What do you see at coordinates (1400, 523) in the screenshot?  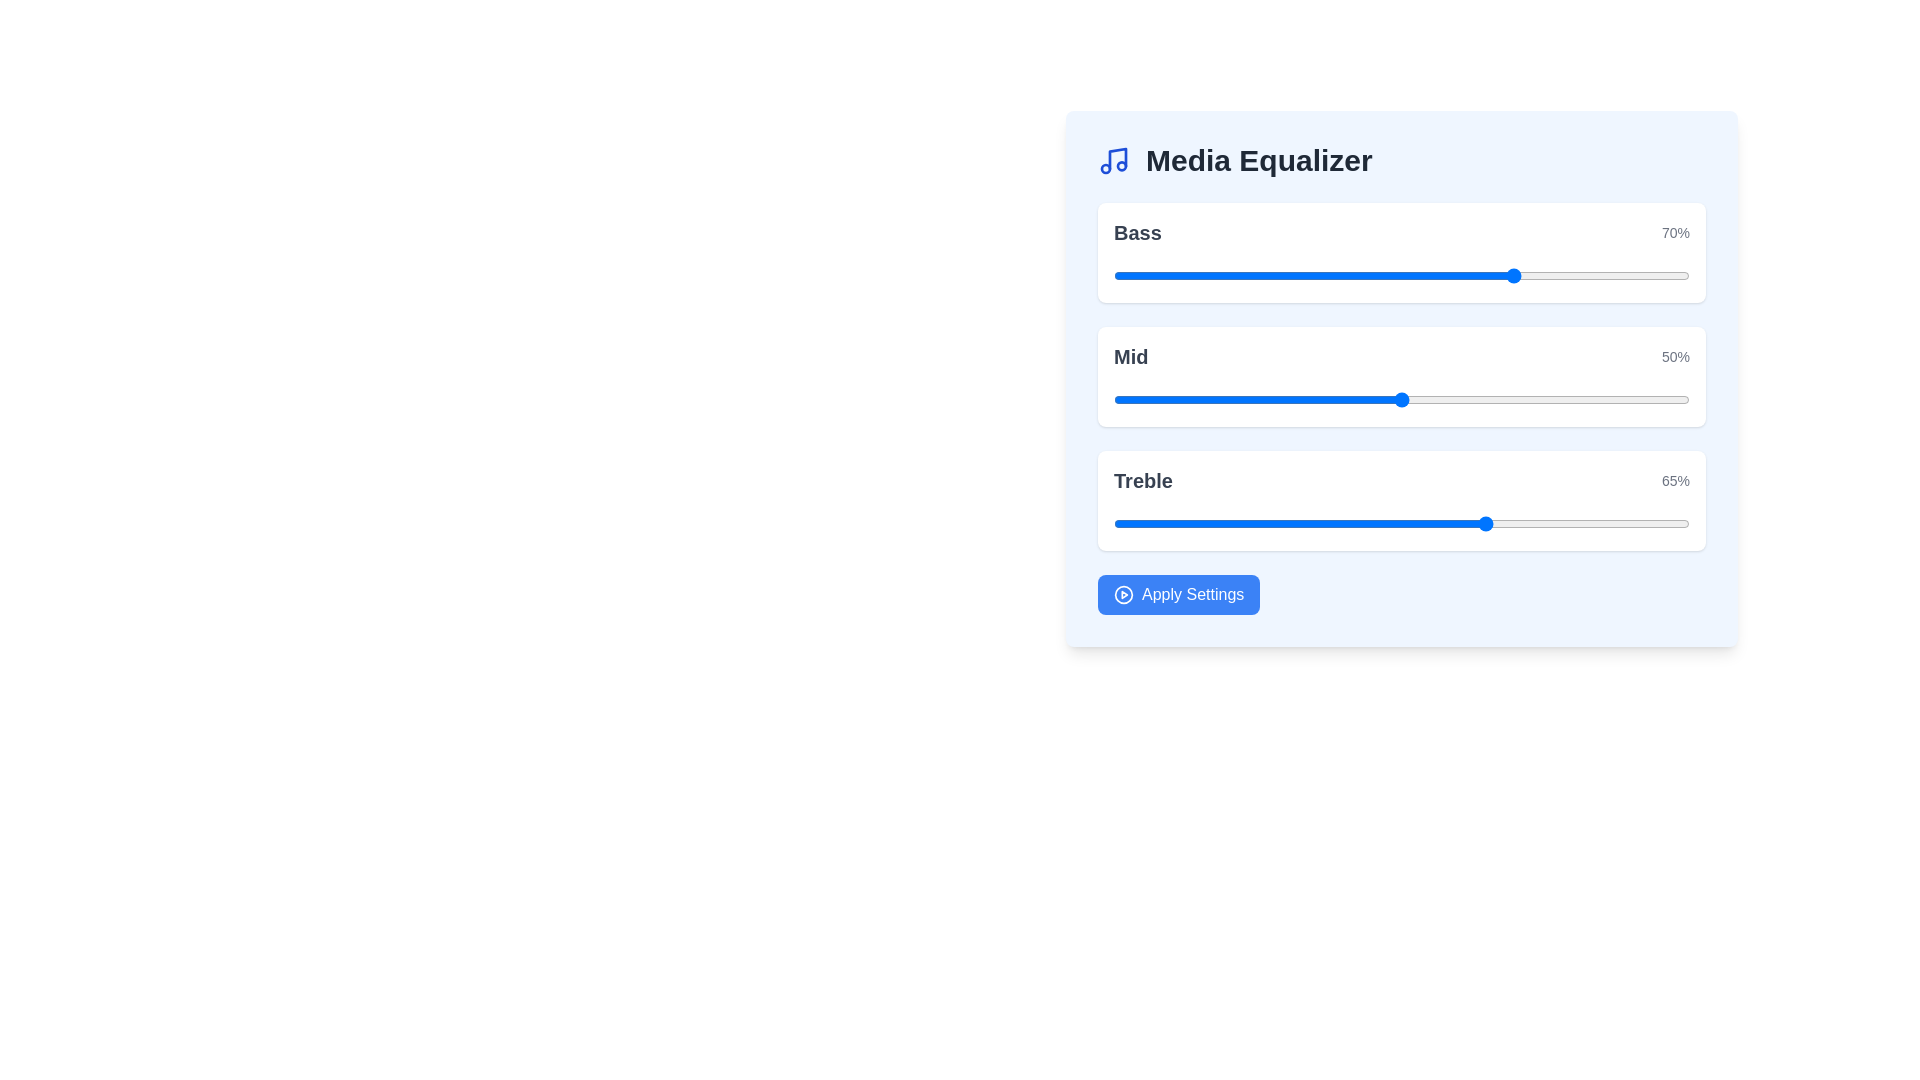 I see `the handle of the horizontal range slider located beneath the 'Treble' label, currently positioned at 65%` at bounding box center [1400, 523].